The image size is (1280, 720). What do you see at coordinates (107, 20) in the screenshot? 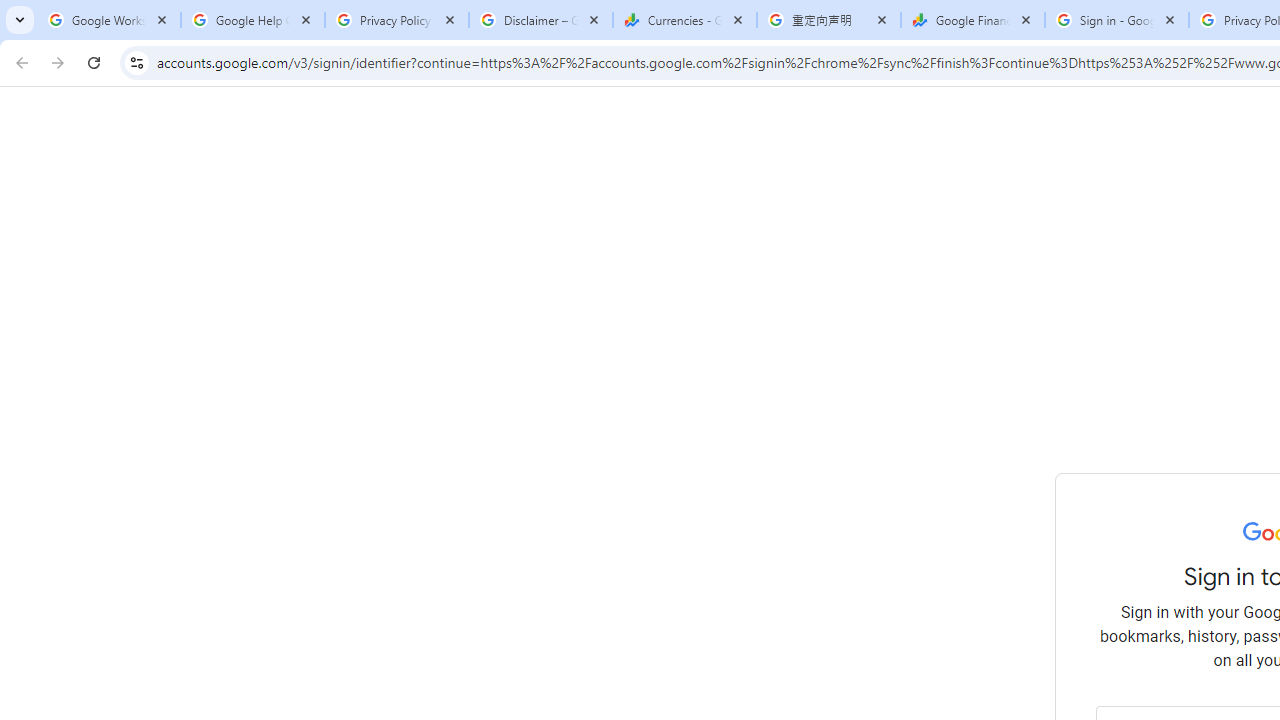
I see `'Google Workspace Admin Community'` at bounding box center [107, 20].